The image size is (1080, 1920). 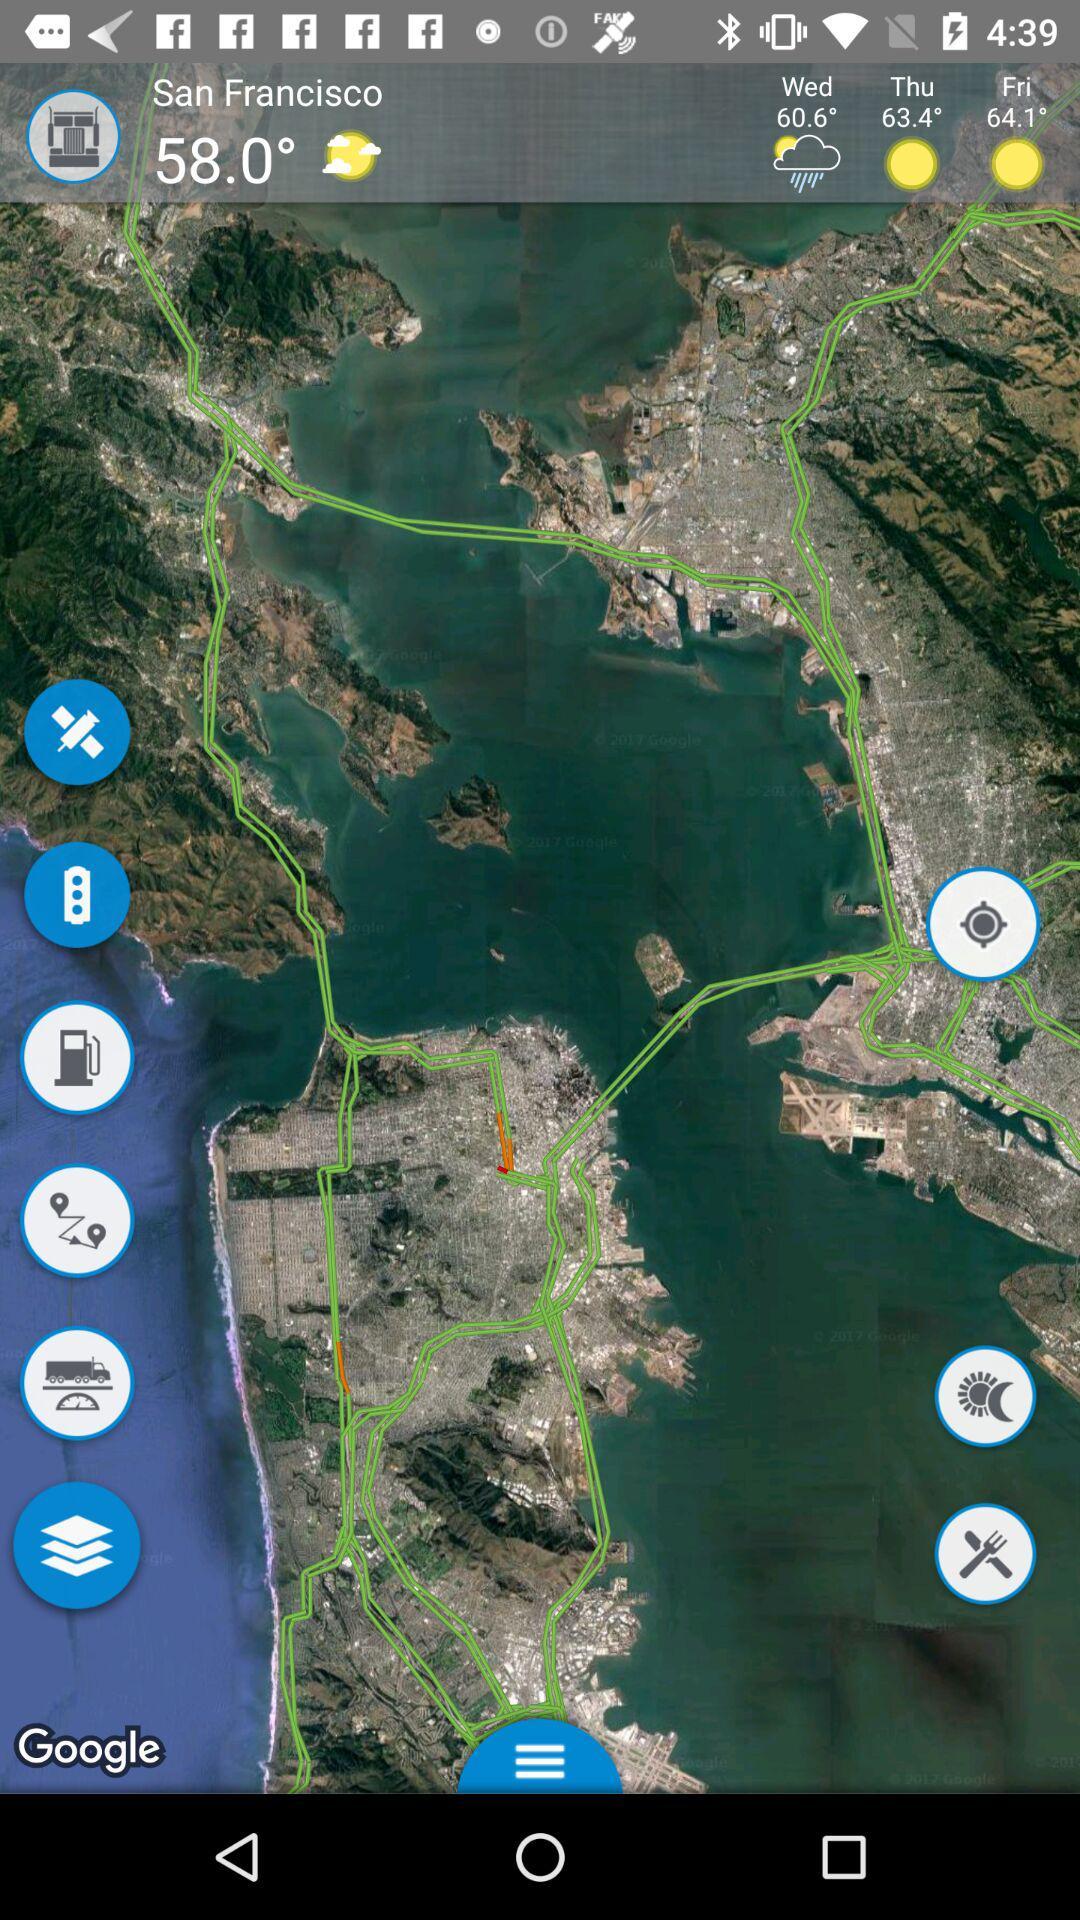 What do you see at coordinates (540, 1749) in the screenshot?
I see `options` at bounding box center [540, 1749].